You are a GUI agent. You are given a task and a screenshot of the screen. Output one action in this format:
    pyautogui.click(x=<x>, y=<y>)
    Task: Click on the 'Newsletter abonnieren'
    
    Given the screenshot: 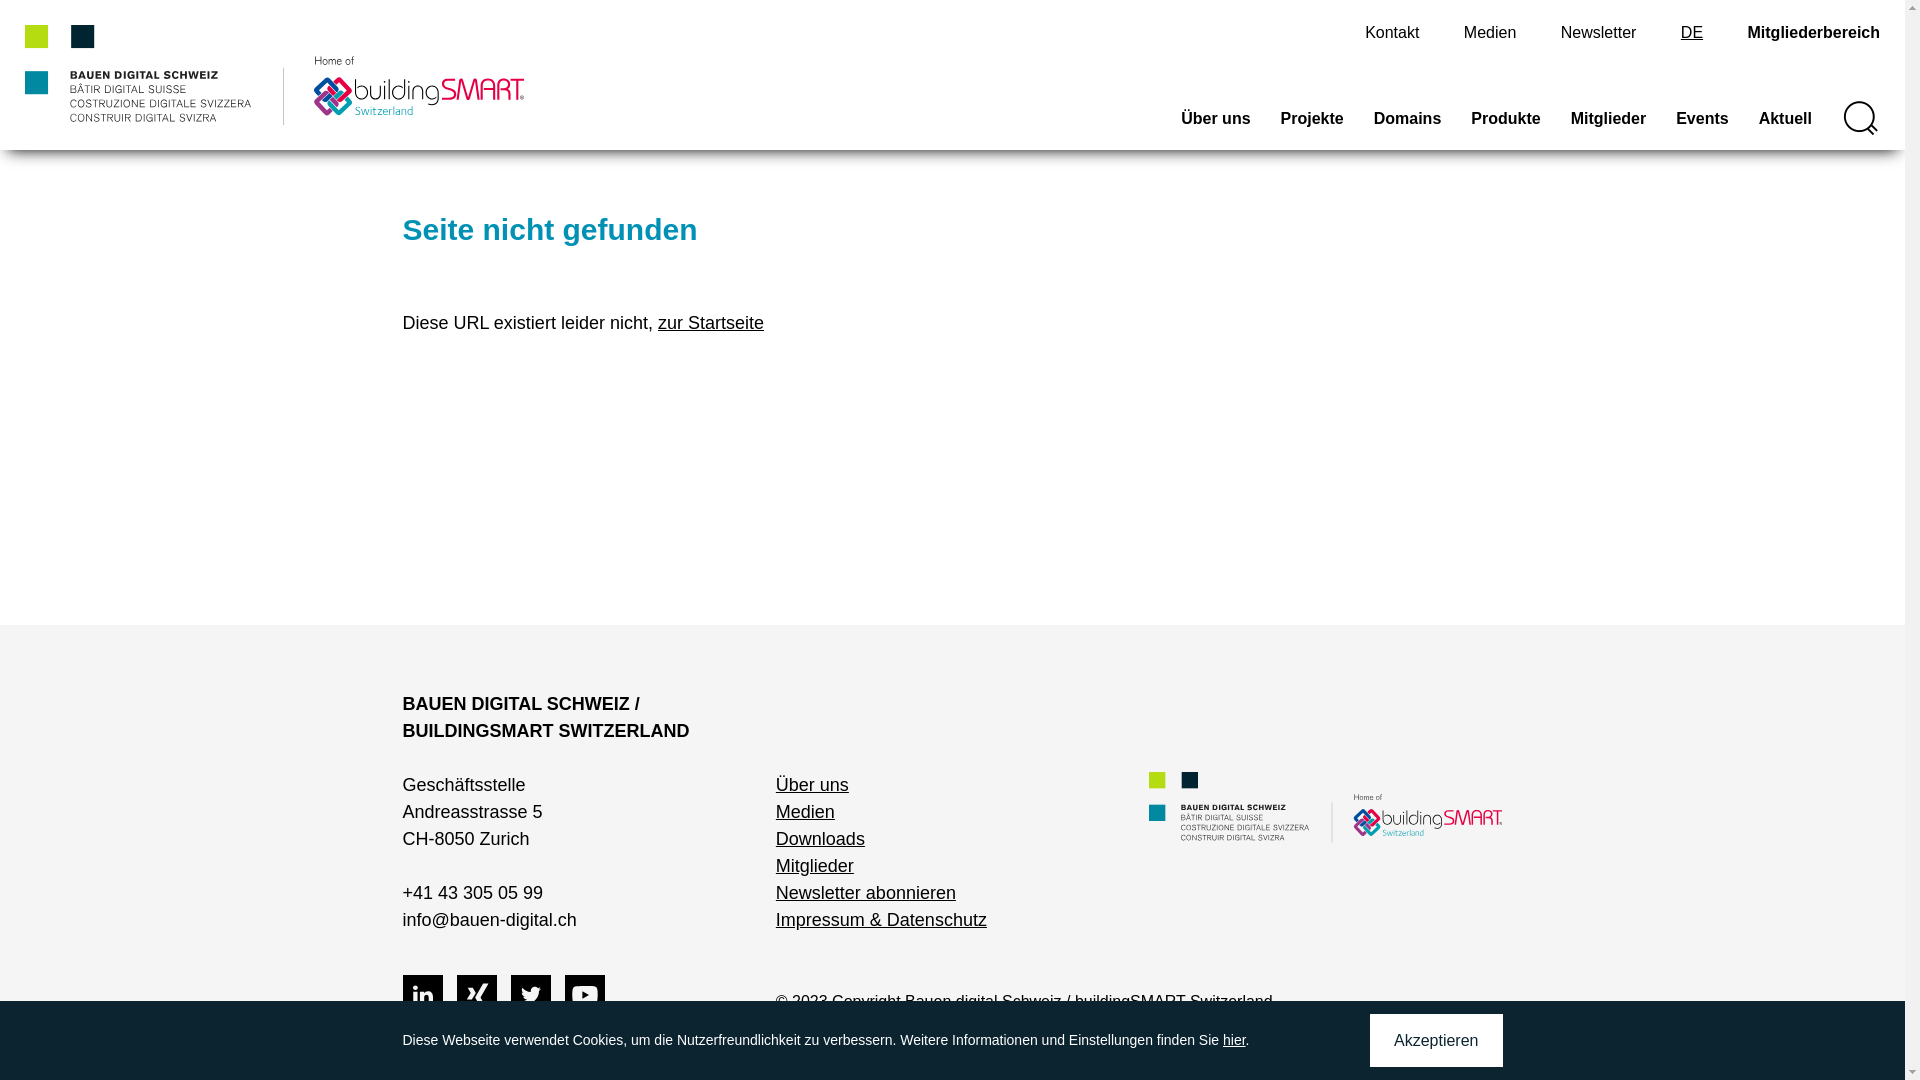 What is the action you would take?
    pyautogui.click(x=865, y=892)
    